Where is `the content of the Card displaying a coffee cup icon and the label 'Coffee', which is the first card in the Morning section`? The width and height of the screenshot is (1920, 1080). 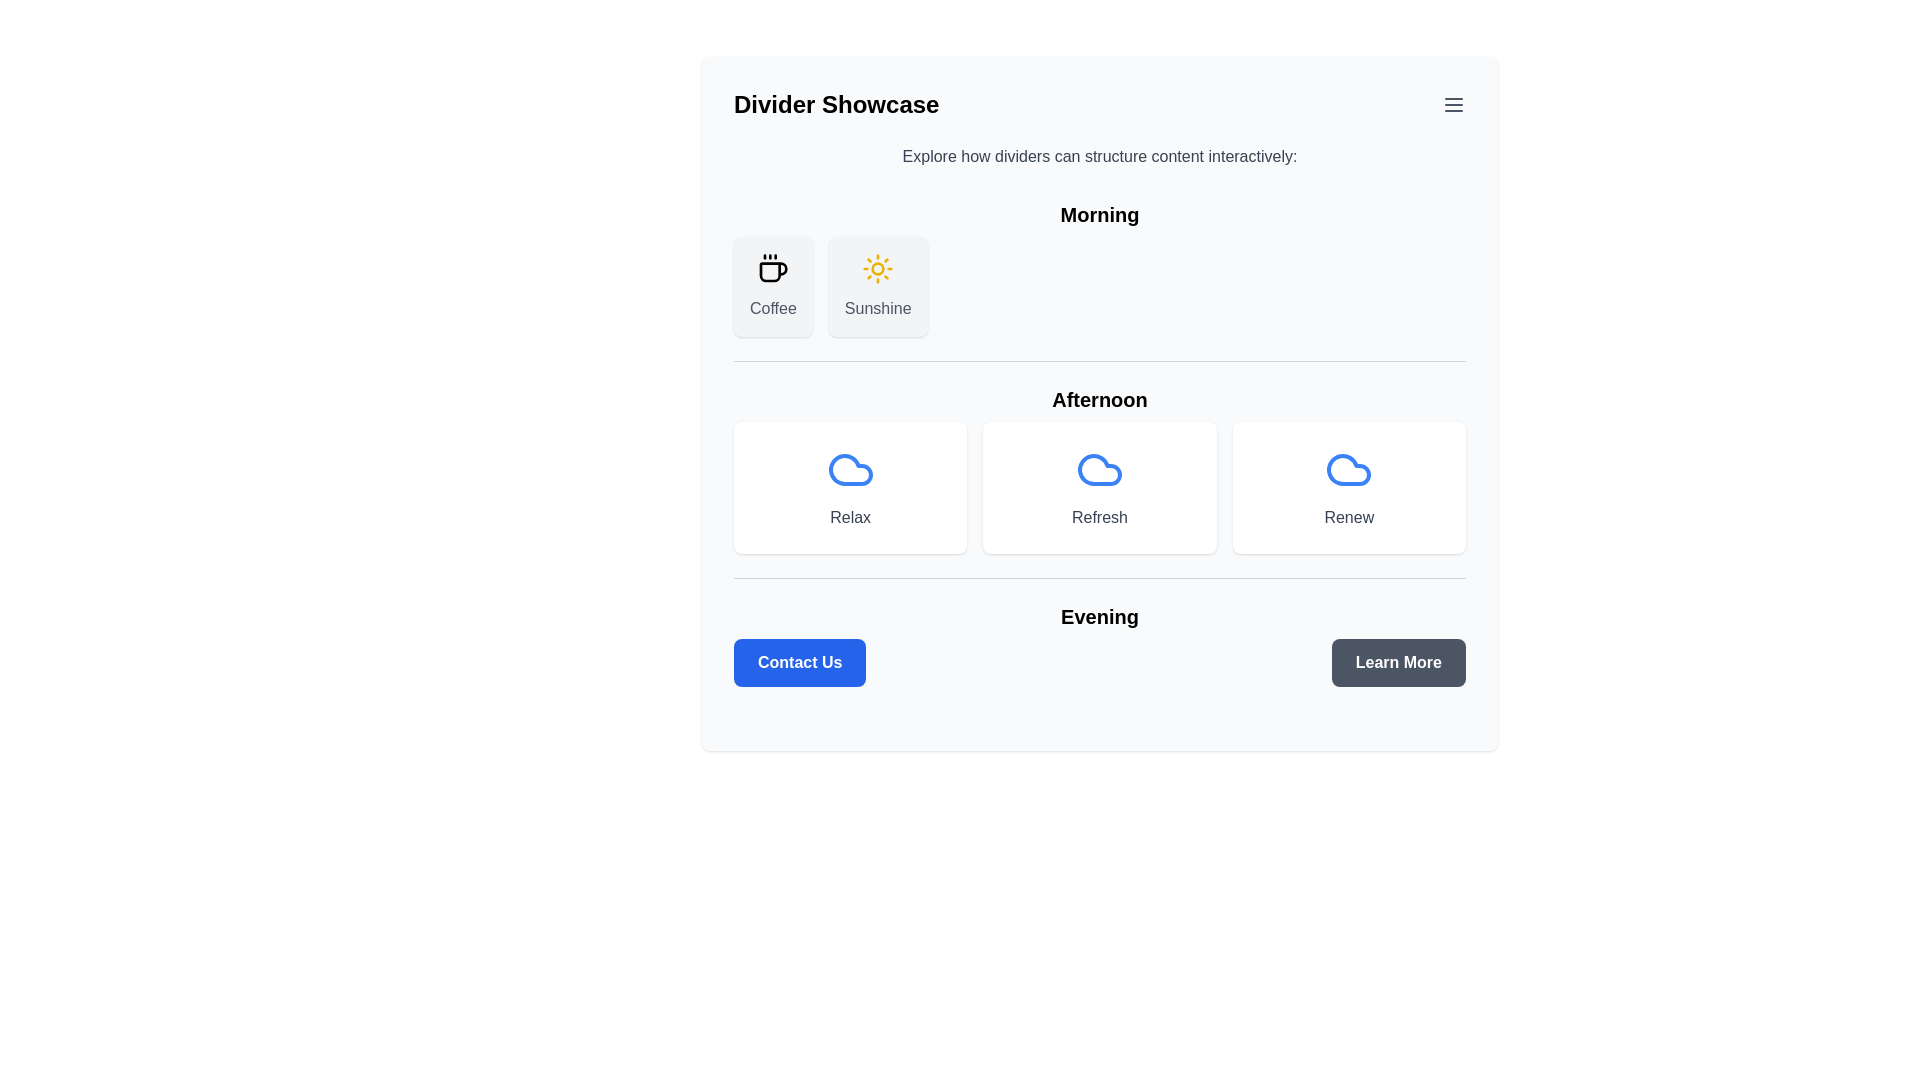
the content of the Card displaying a coffee cup icon and the label 'Coffee', which is the first card in the Morning section is located at coordinates (772, 286).